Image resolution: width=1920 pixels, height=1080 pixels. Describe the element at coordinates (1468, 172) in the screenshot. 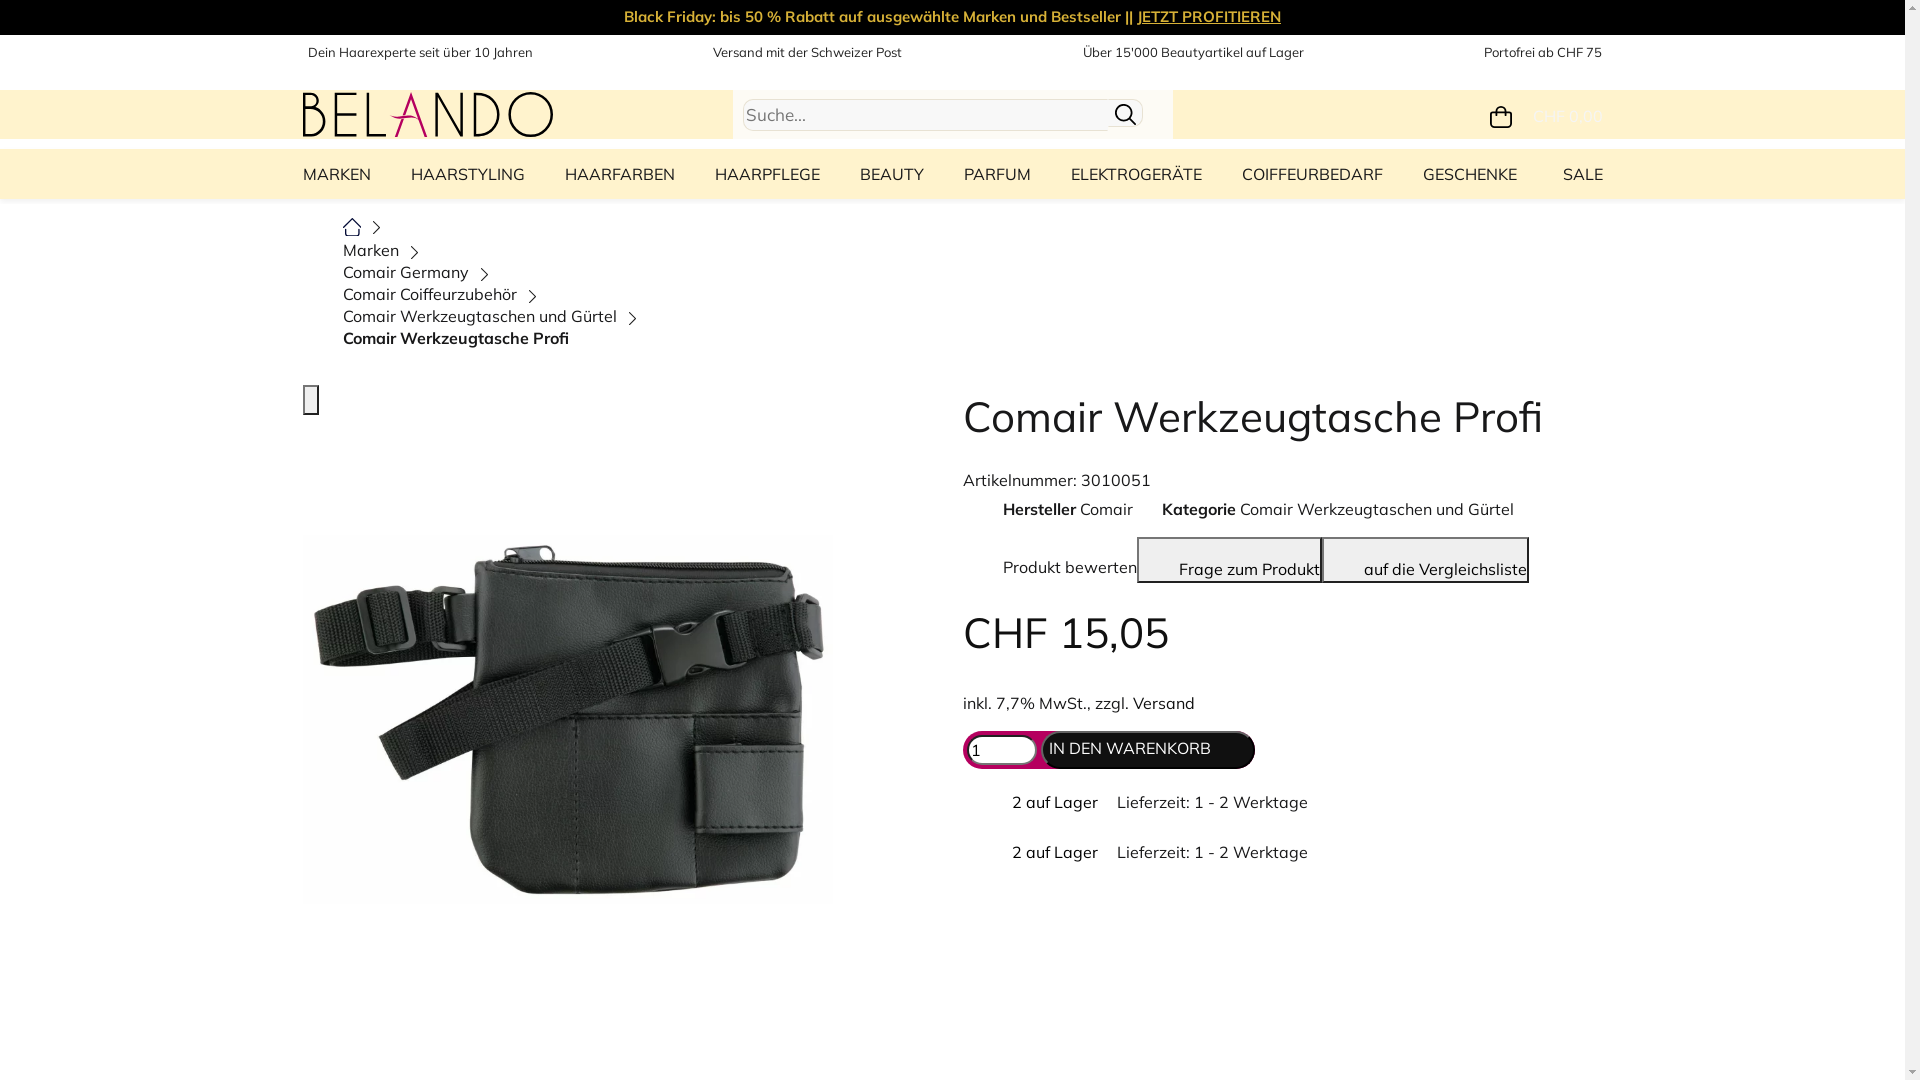

I see `'GESCHENKE'` at that location.